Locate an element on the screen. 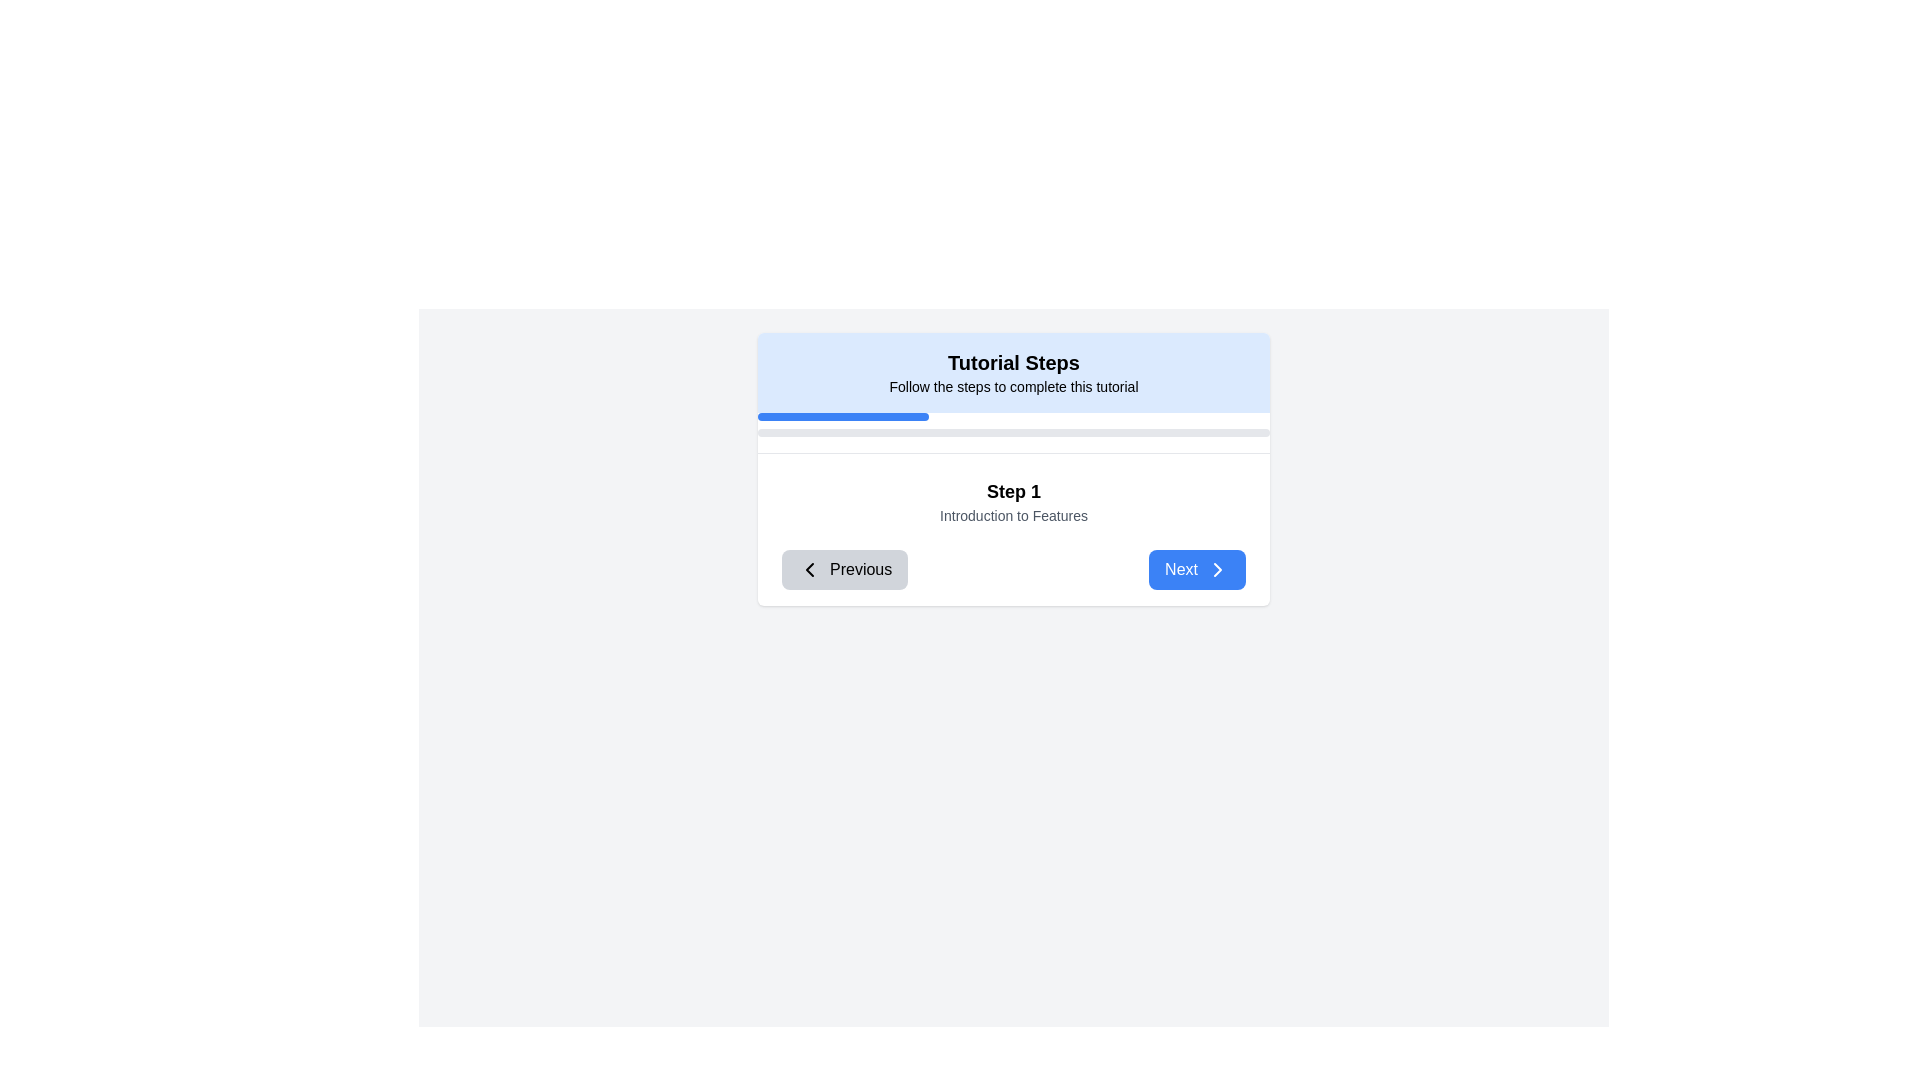 The width and height of the screenshot is (1920, 1080). the leftward-pointing chevron icon inside the 'Previous' button is located at coordinates (810, 570).